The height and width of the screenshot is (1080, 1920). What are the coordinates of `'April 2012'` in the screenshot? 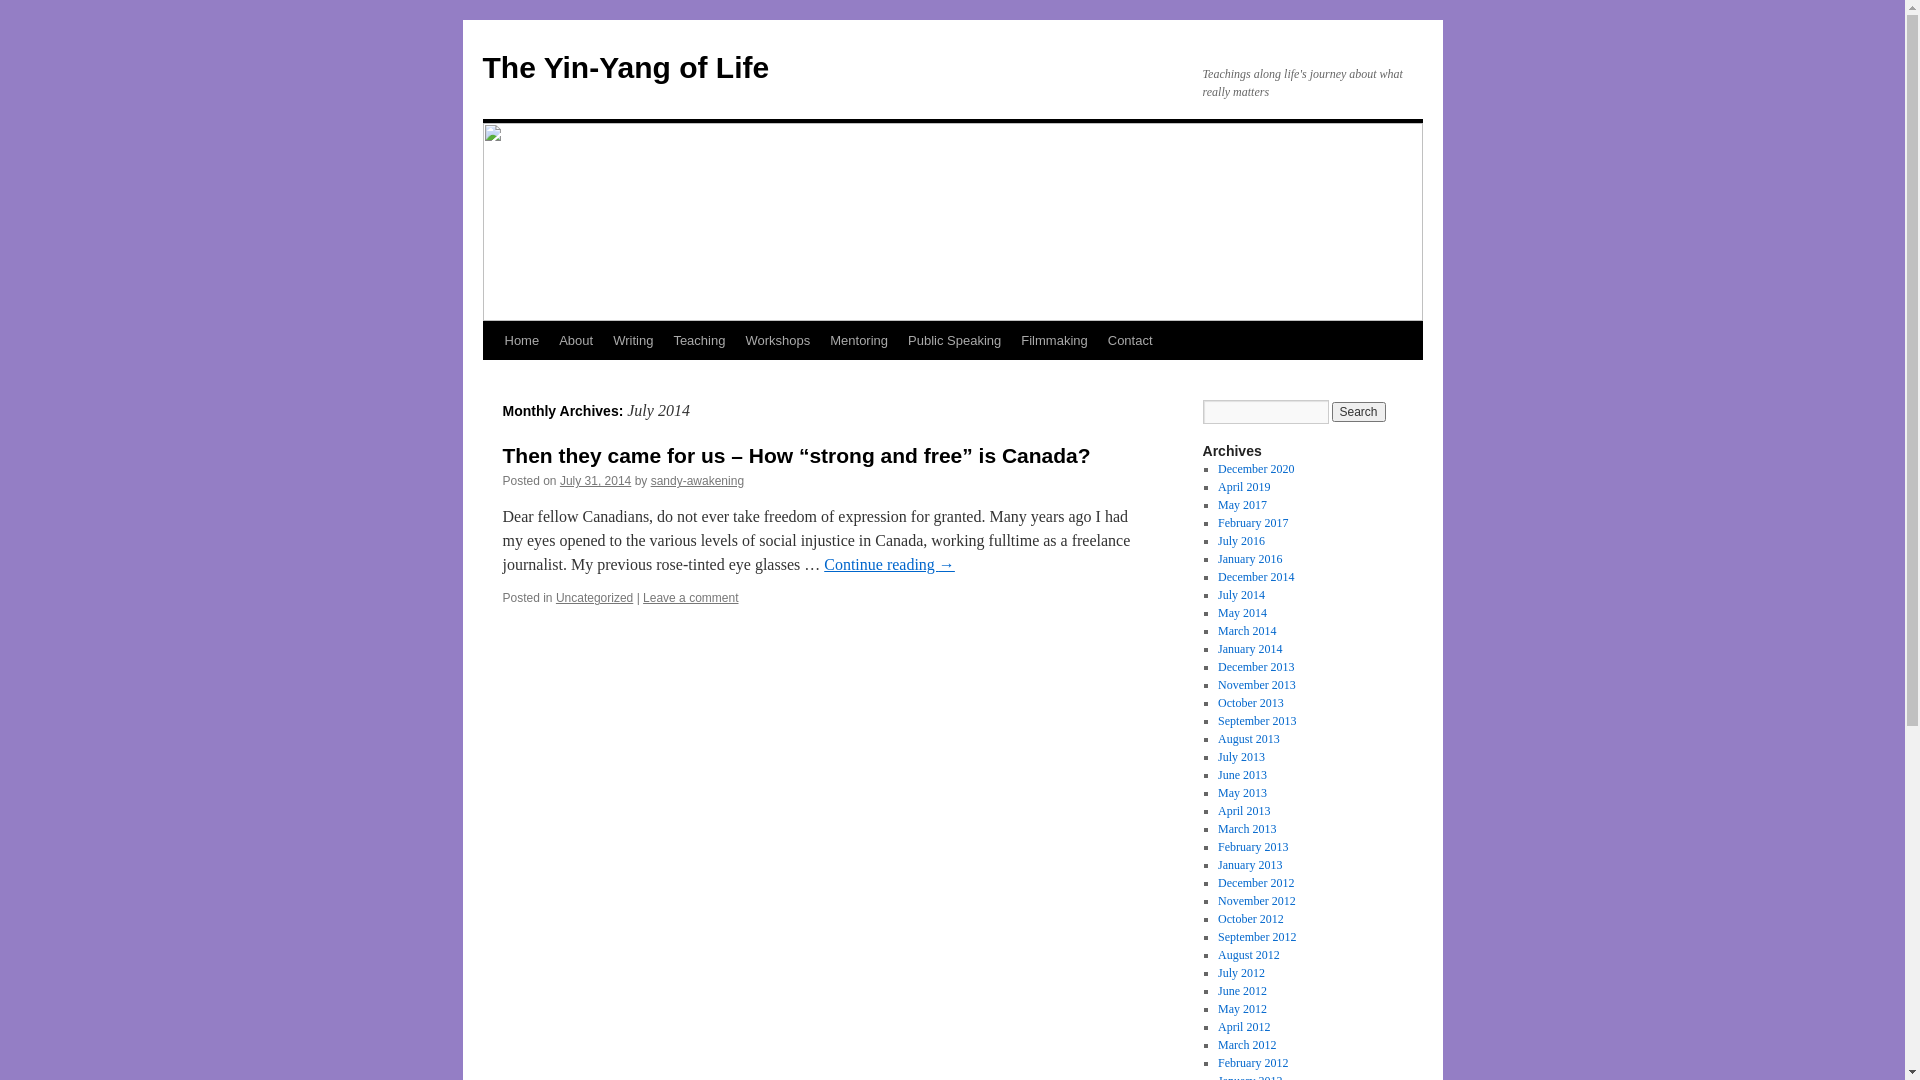 It's located at (1242, 1026).